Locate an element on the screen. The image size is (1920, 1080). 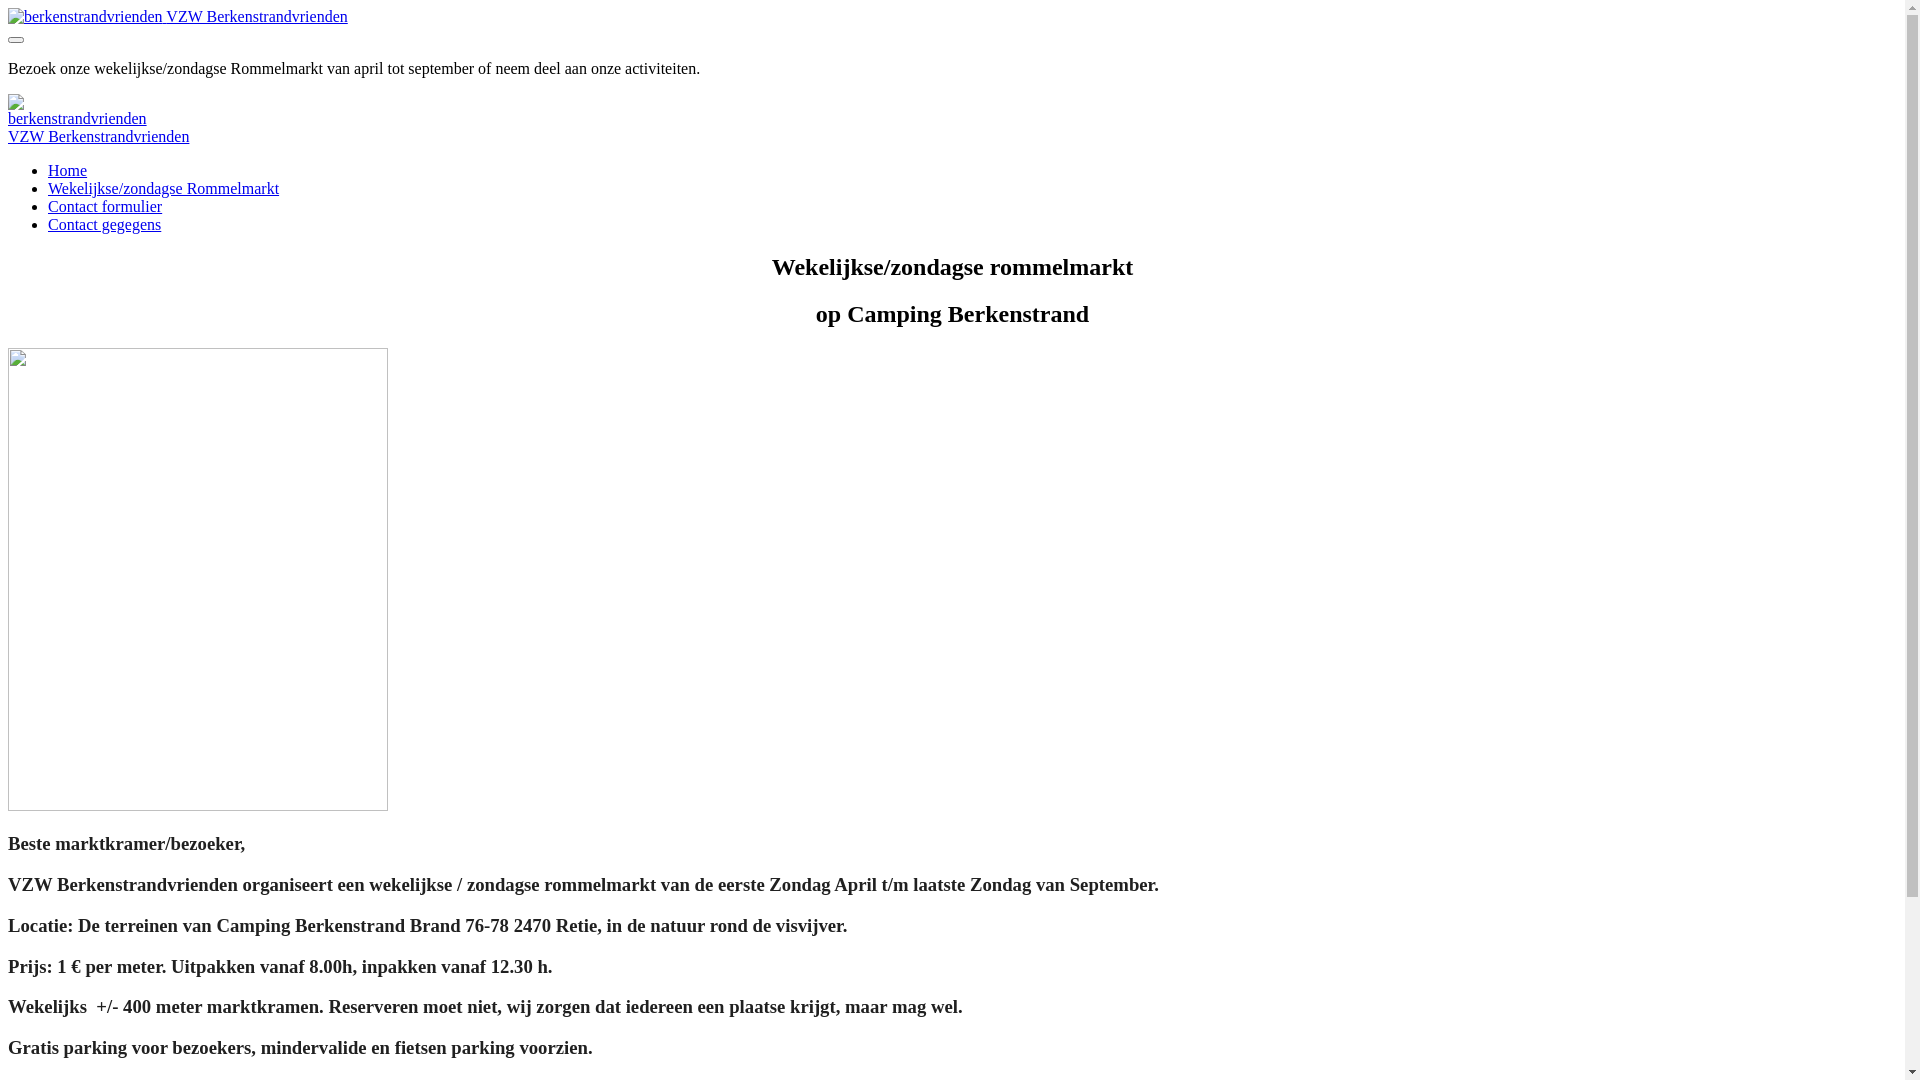
'Home' is located at coordinates (67, 169).